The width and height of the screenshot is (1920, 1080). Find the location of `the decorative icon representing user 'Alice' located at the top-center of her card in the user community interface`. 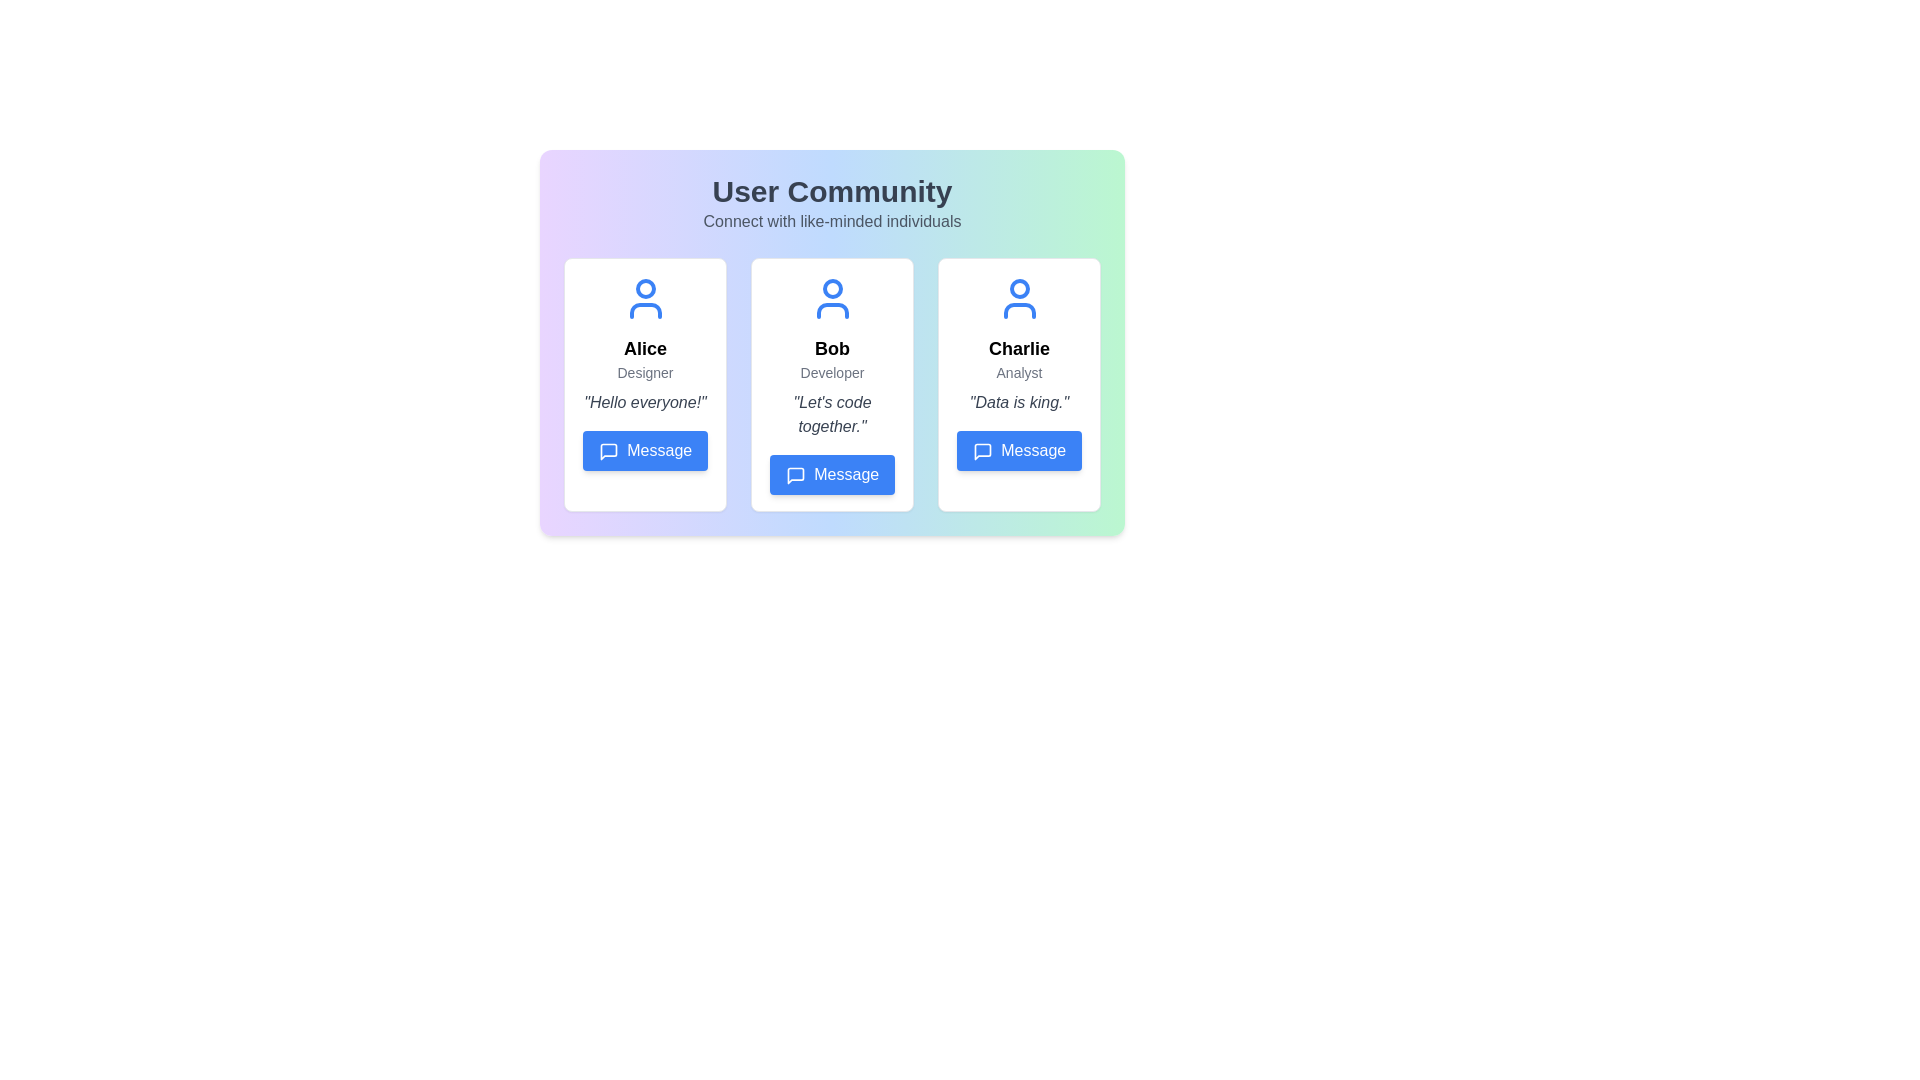

the decorative icon representing user 'Alice' located at the top-center of her card in the user community interface is located at coordinates (645, 299).